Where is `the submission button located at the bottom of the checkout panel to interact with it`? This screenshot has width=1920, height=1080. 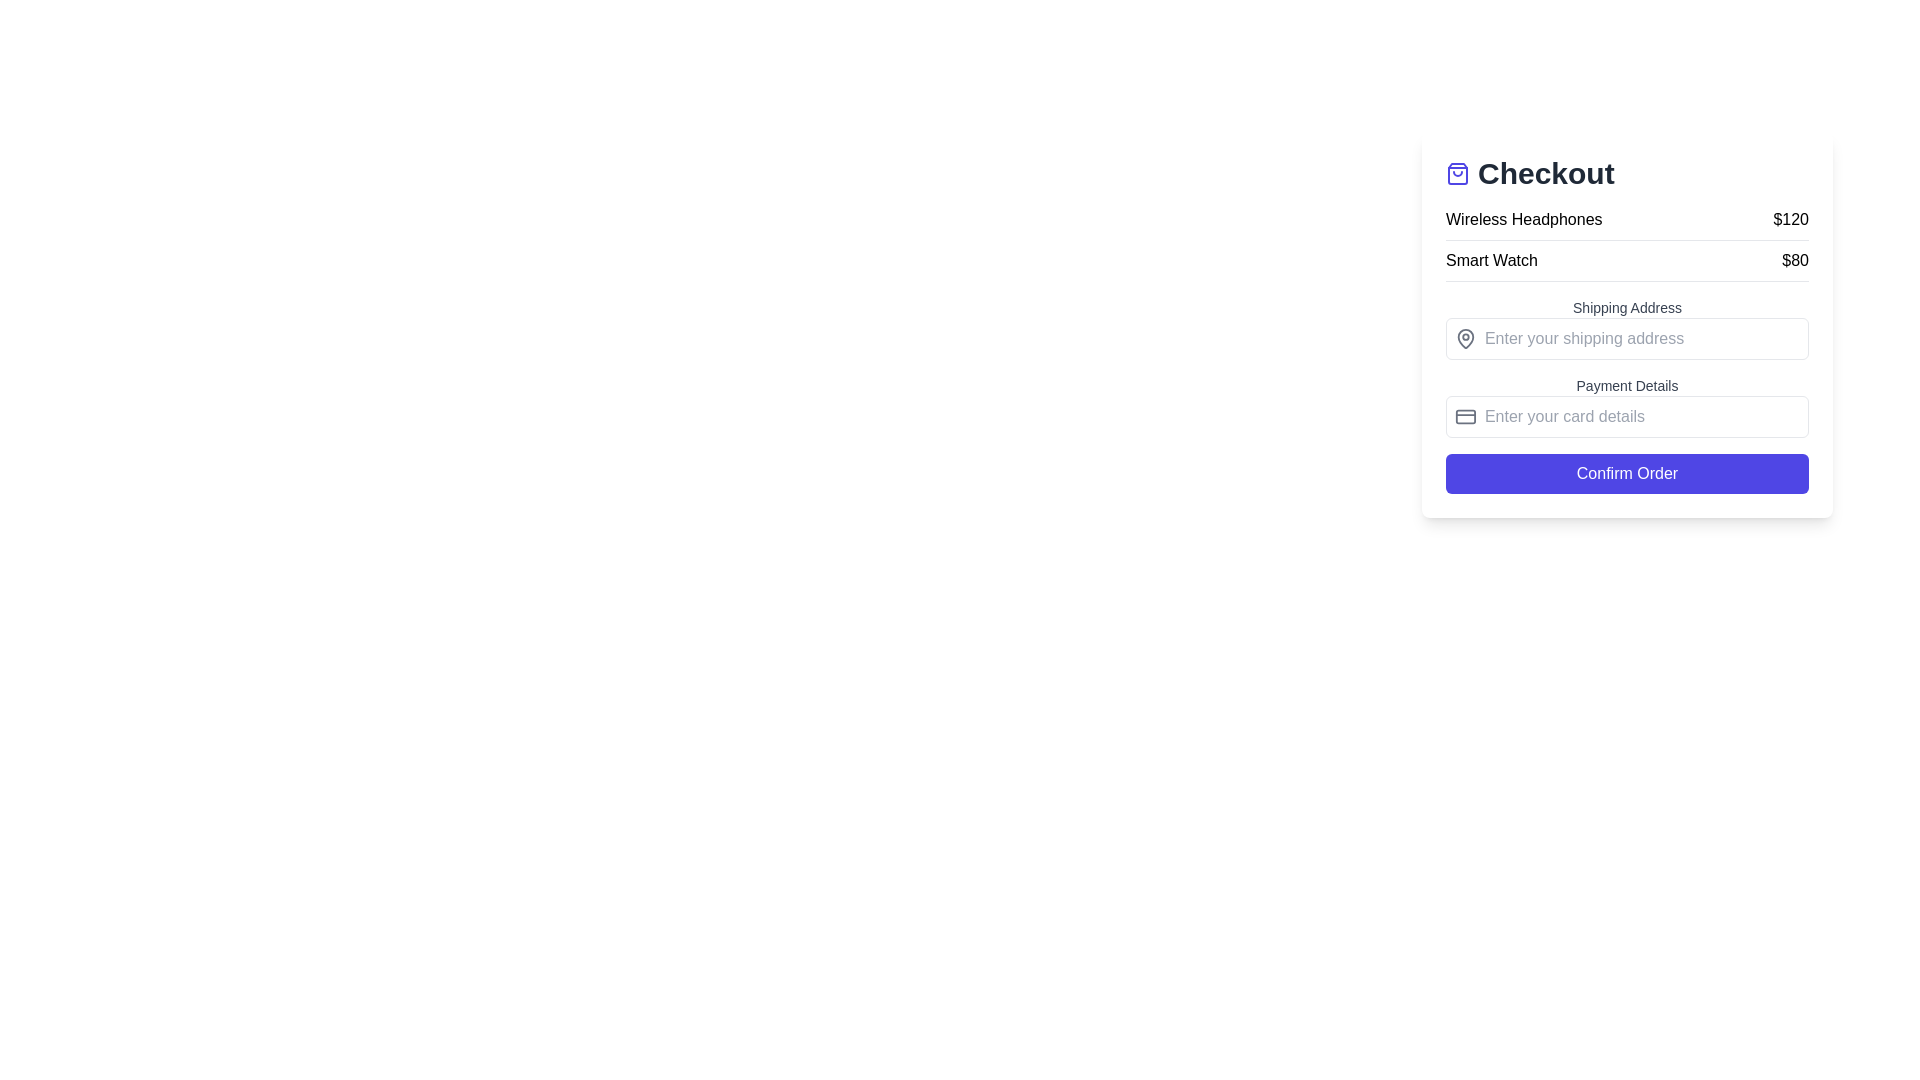
the submission button located at the bottom of the checkout panel to interact with it is located at coordinates (1627, 474).